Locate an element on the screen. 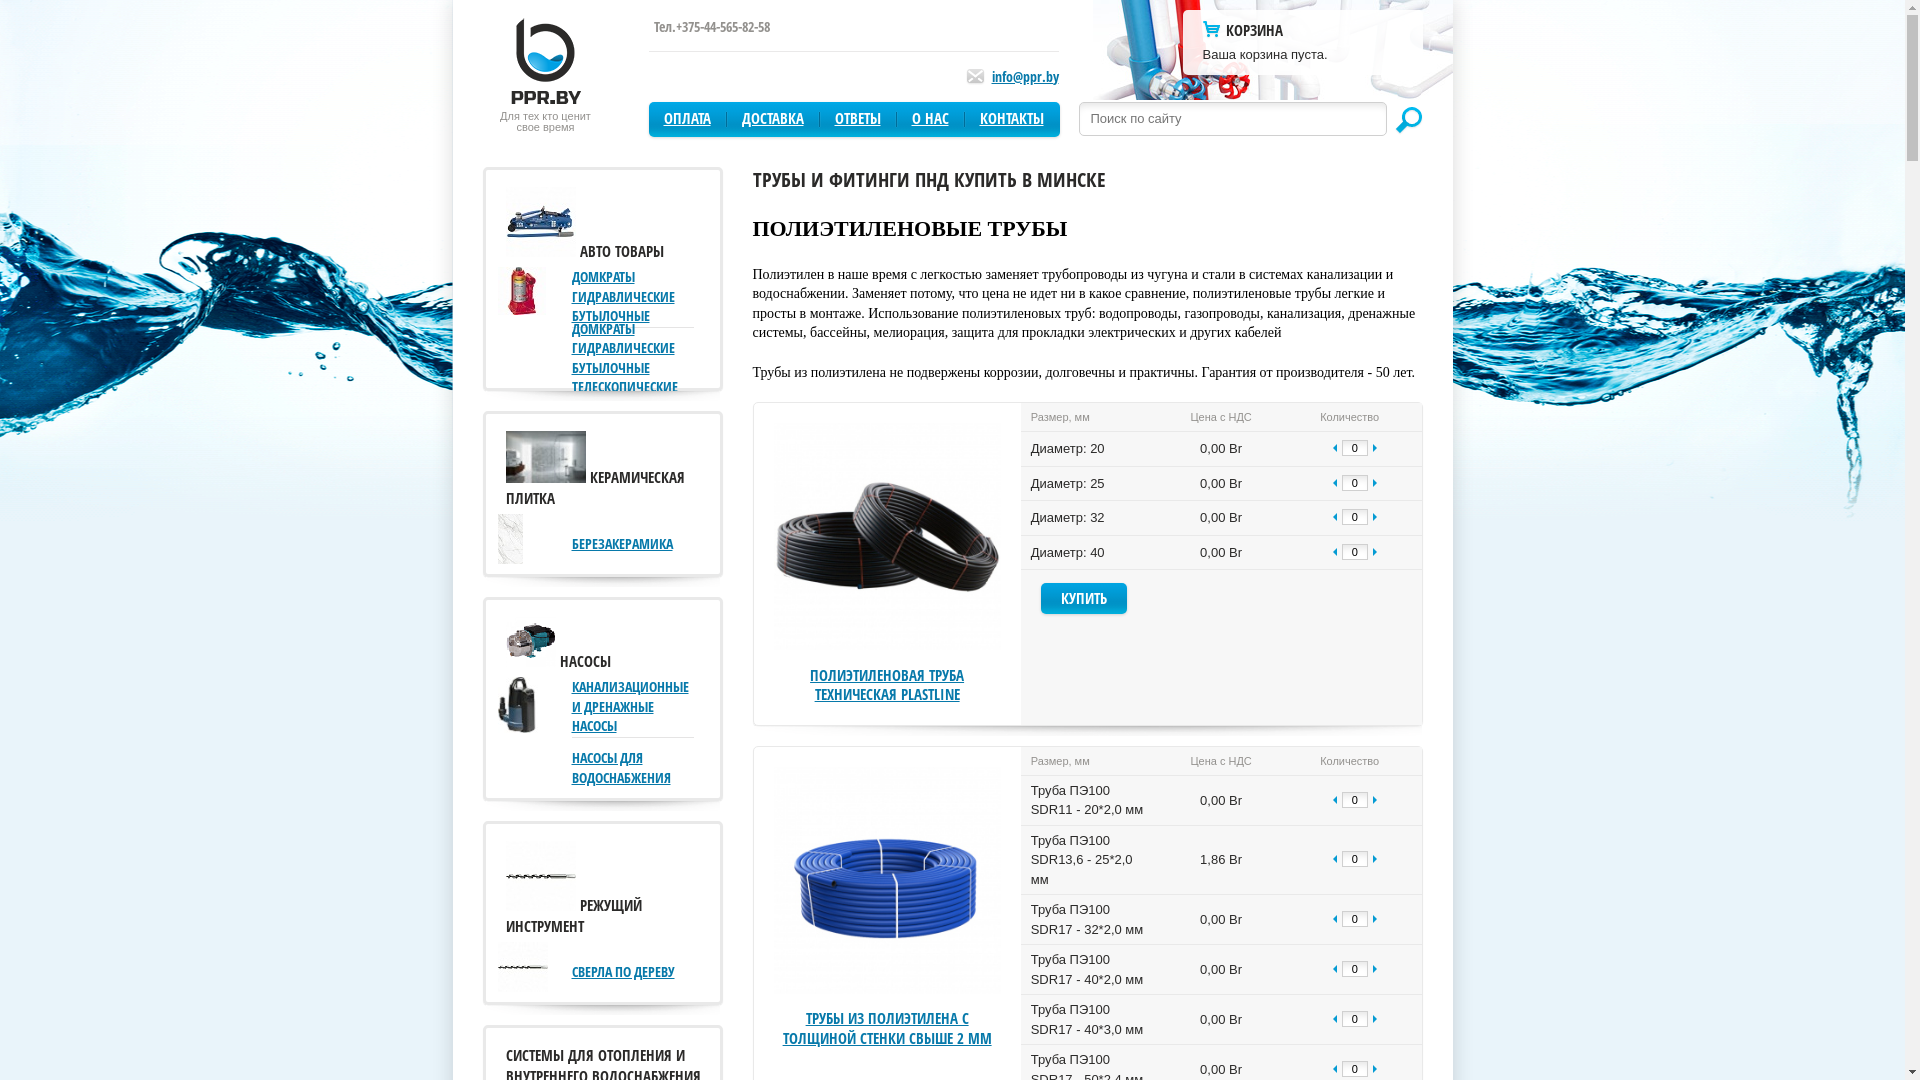 Image resolution: width=1920 pixels, height=1080 pixels. '-' is located at coordinates (1334, 920).